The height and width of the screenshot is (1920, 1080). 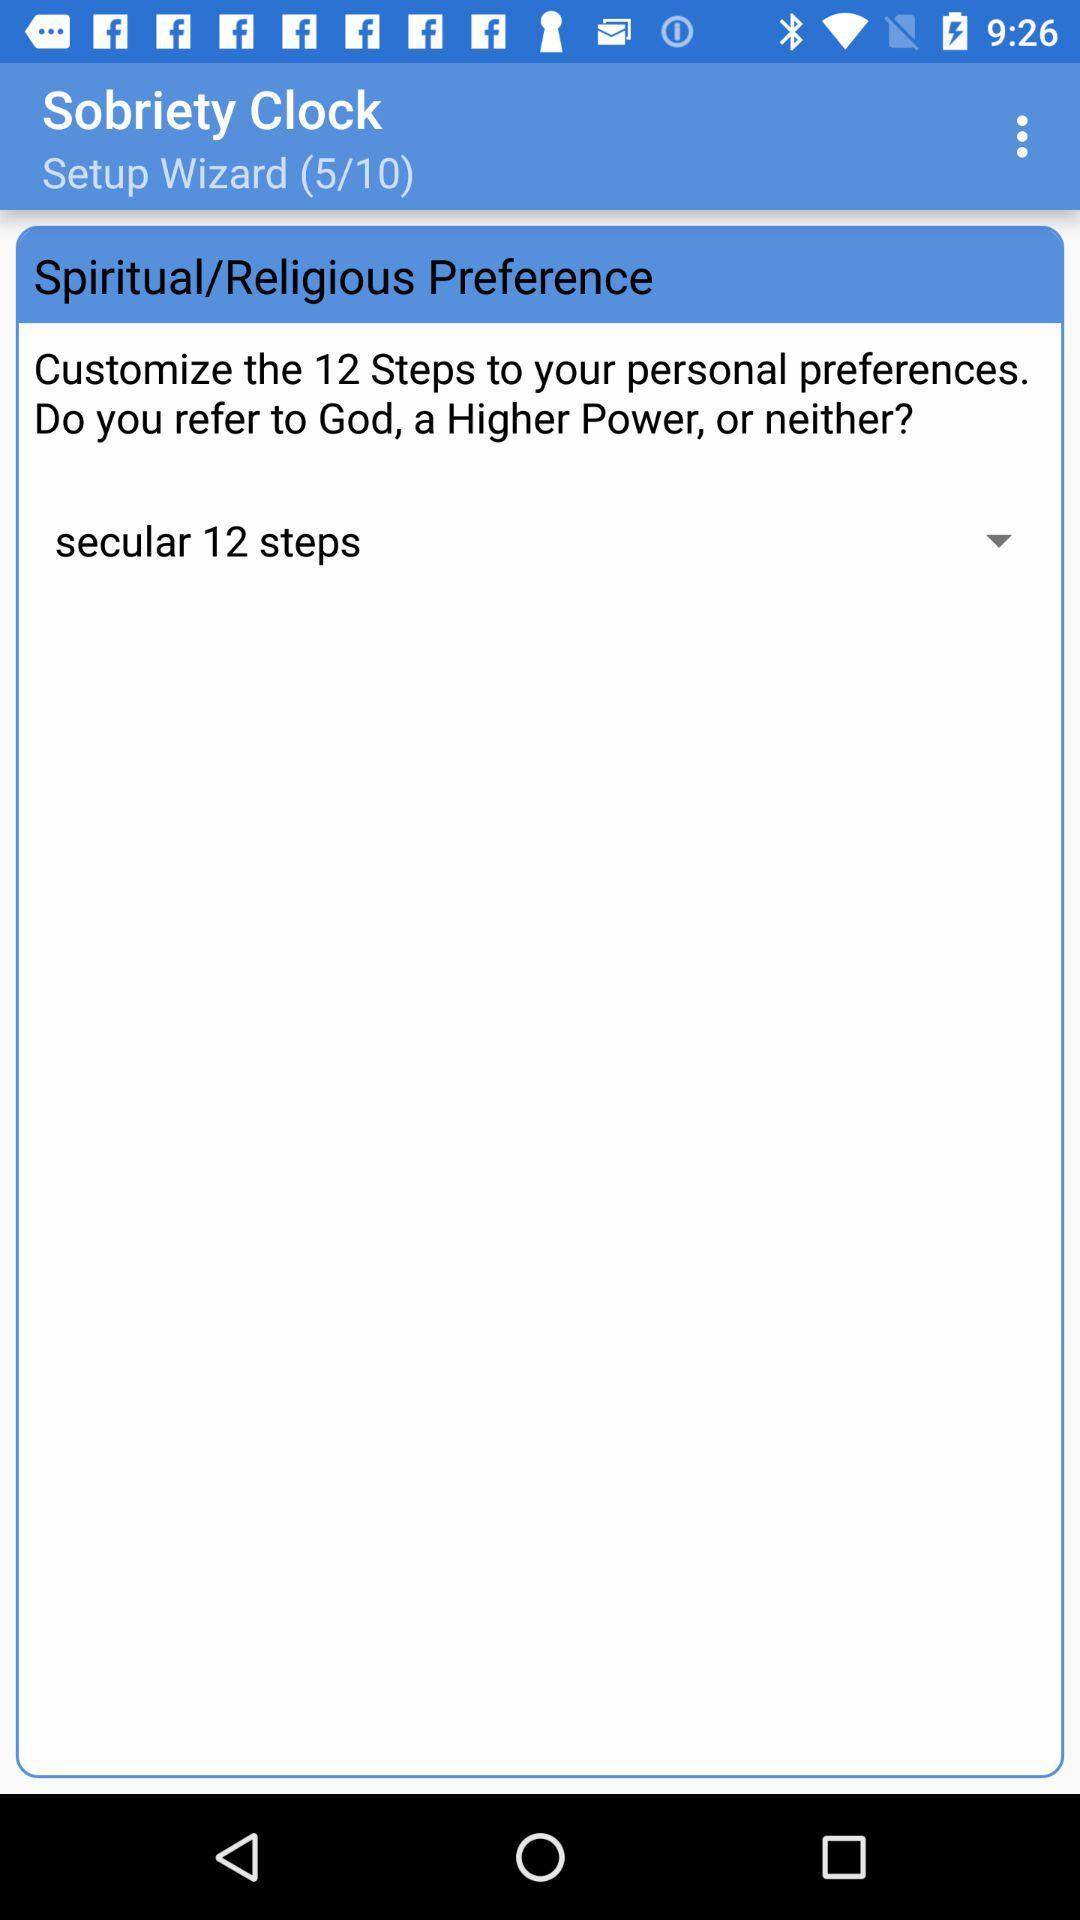 I want to click on app next to setup wizard 5 icon, so click(x=1027, y=135).